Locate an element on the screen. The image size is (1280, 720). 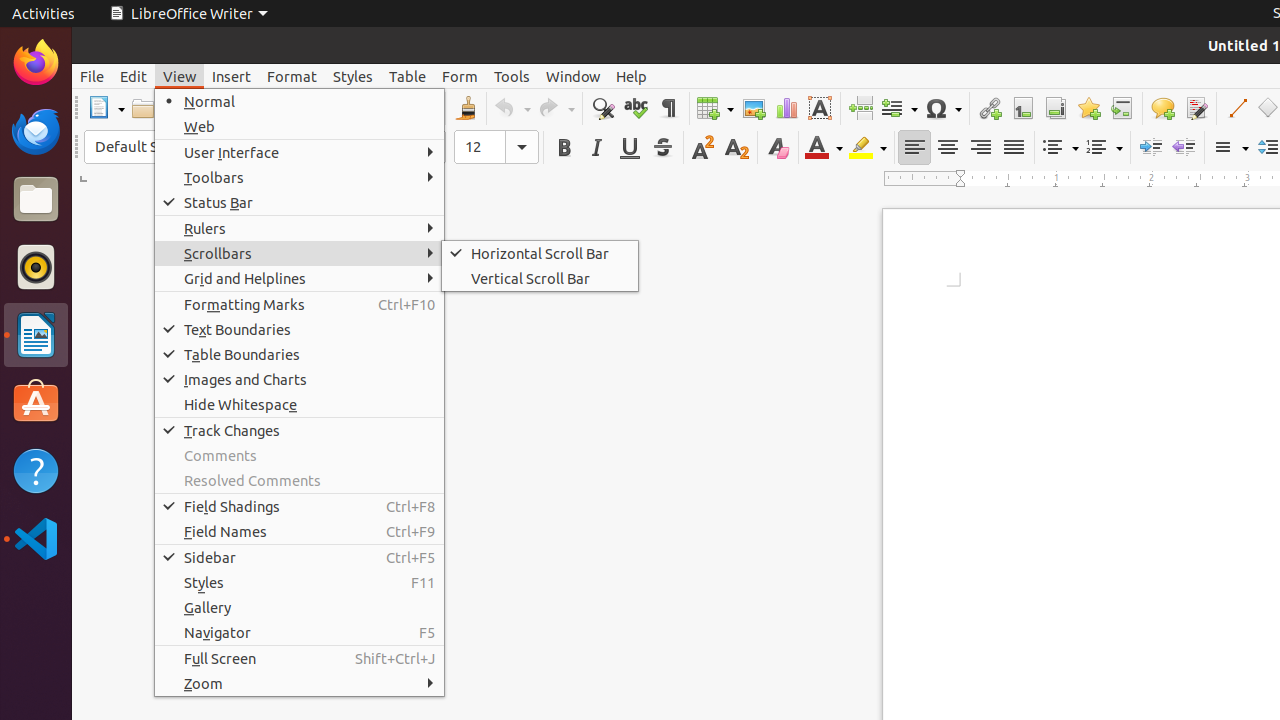
'LibreOffice Writer' is located at coordinates (188, 13).